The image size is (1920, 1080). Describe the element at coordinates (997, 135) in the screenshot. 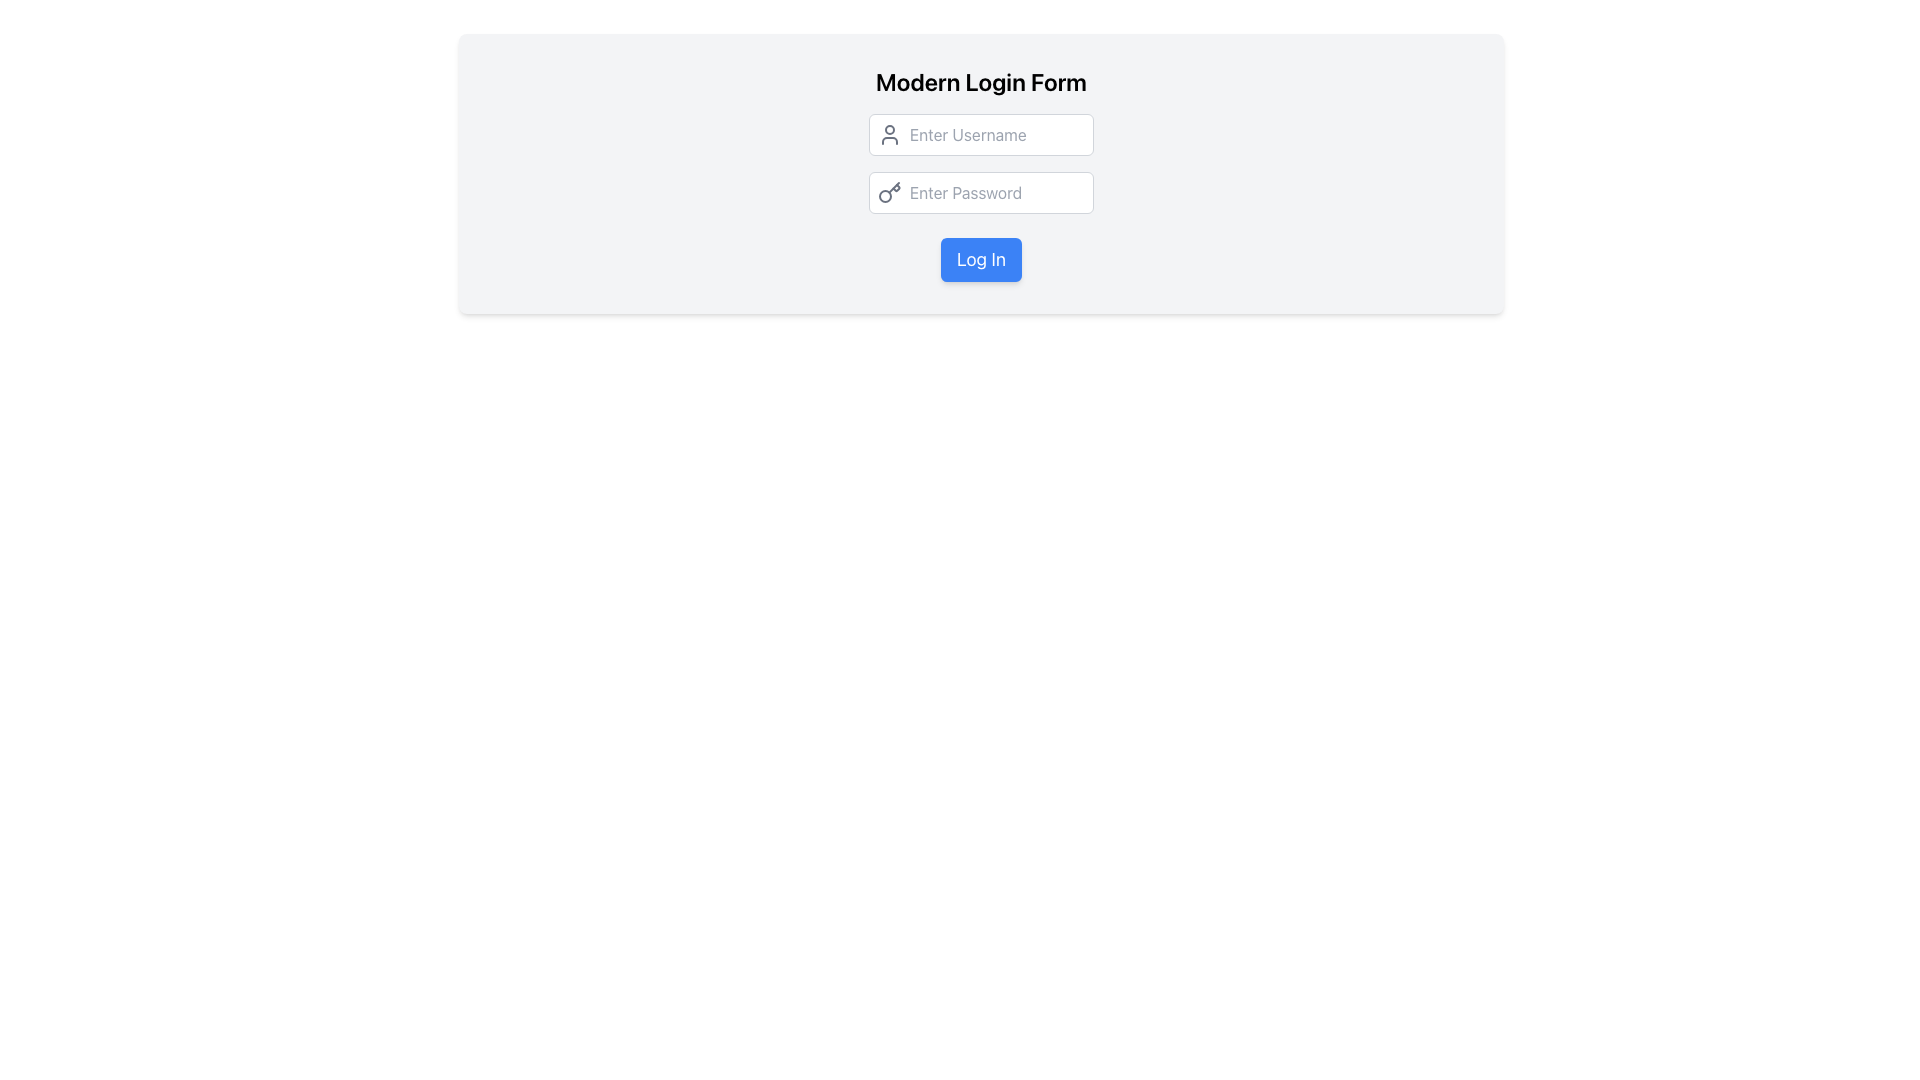

I see `the text input field for username entry, which has rounded edges and a placeholder text 'Enter Username', located slightly below the header of the login form` at that location.